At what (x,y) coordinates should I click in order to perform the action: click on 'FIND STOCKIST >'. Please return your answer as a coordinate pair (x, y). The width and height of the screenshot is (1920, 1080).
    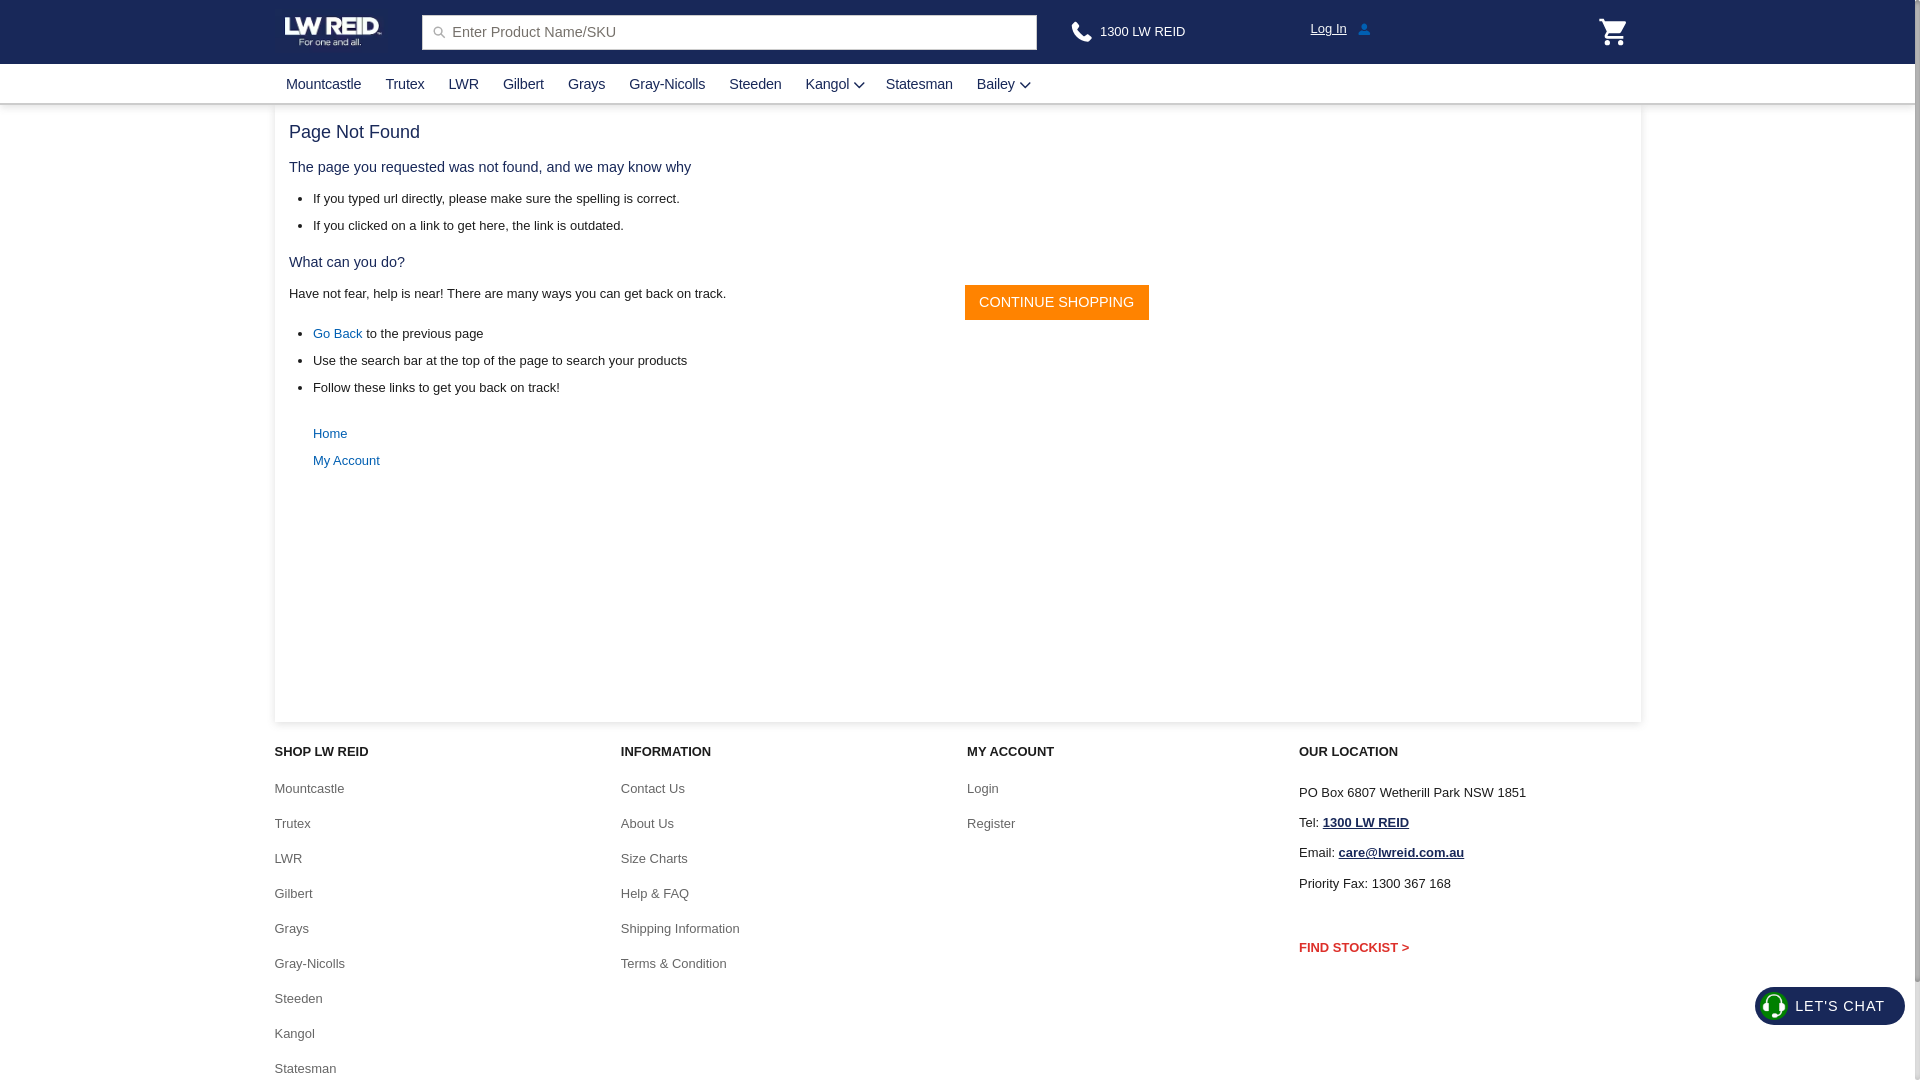
    Looking at the image, I should click on (1353, 946).